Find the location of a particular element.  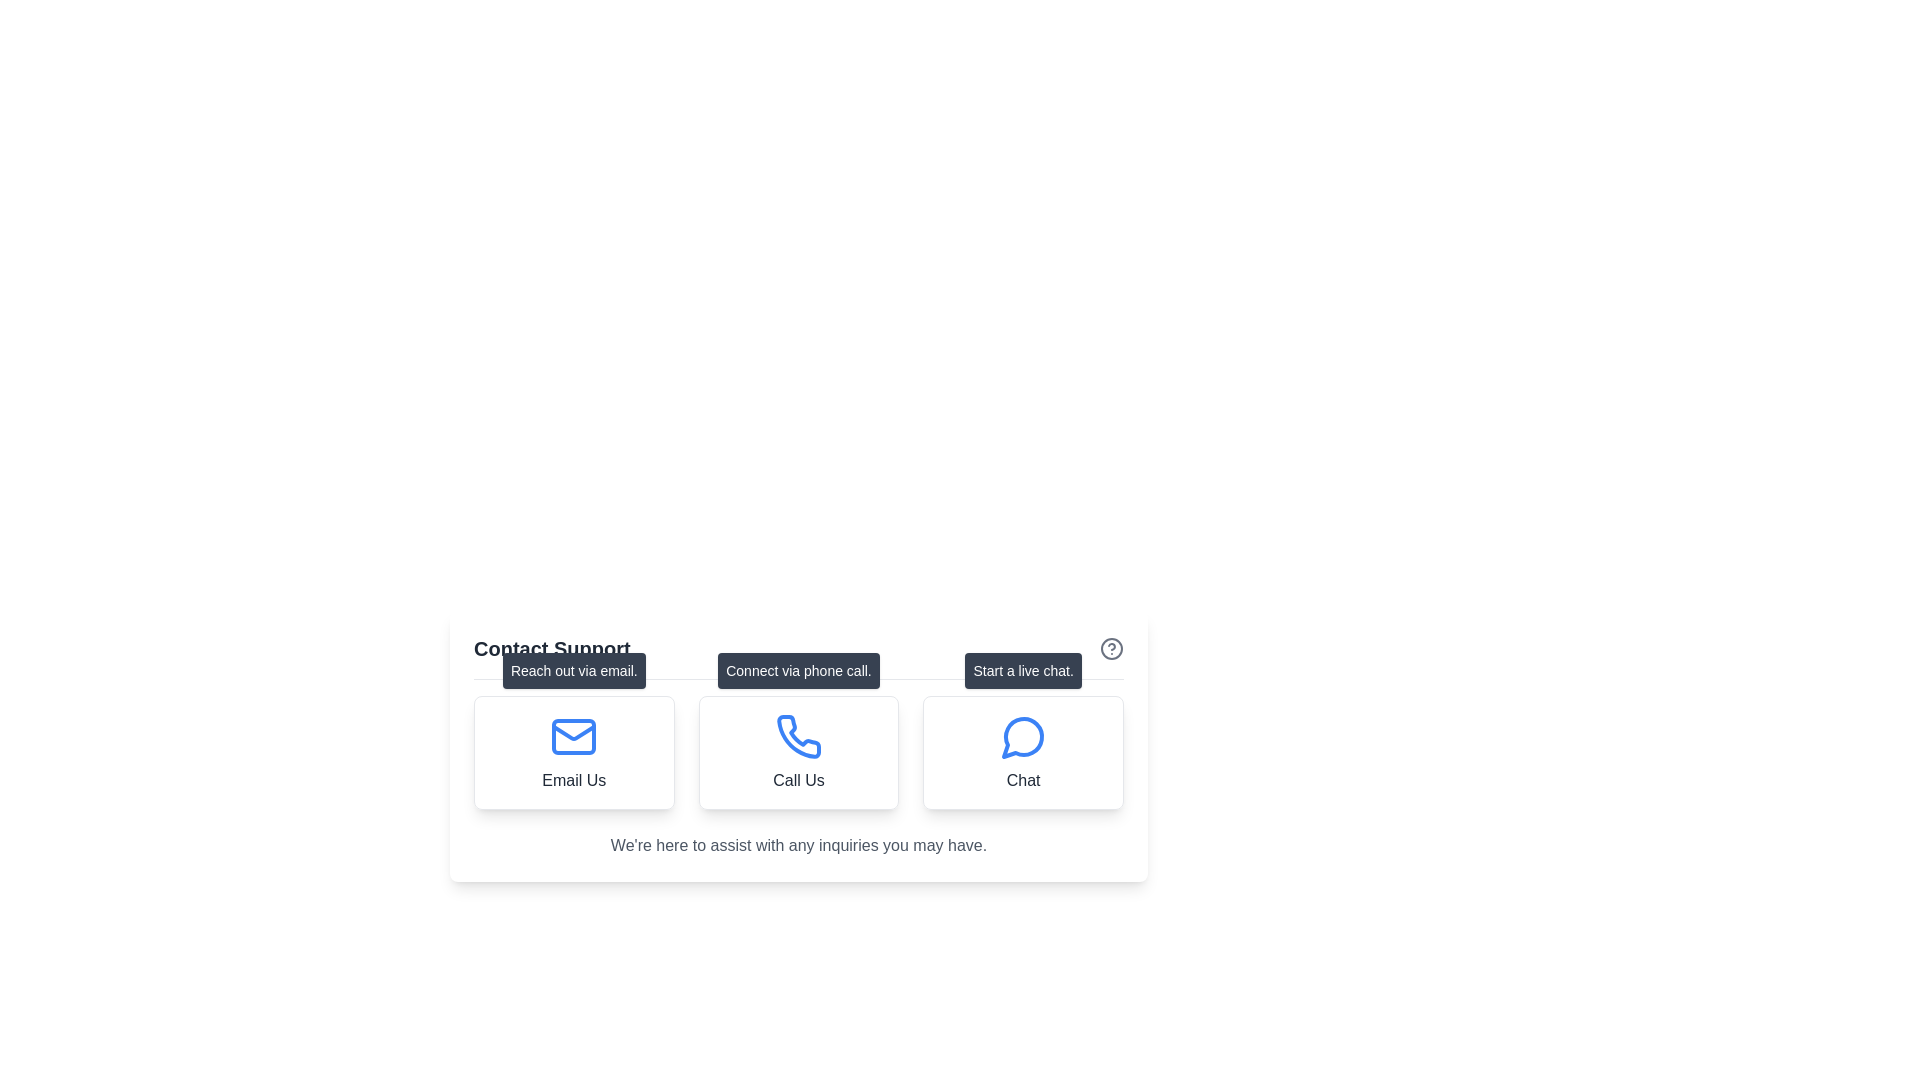

the help icon located on the rightmost side of the 'Contact Support' section header, aligned horizontally with the title text is located at coordinates (1111, 648).